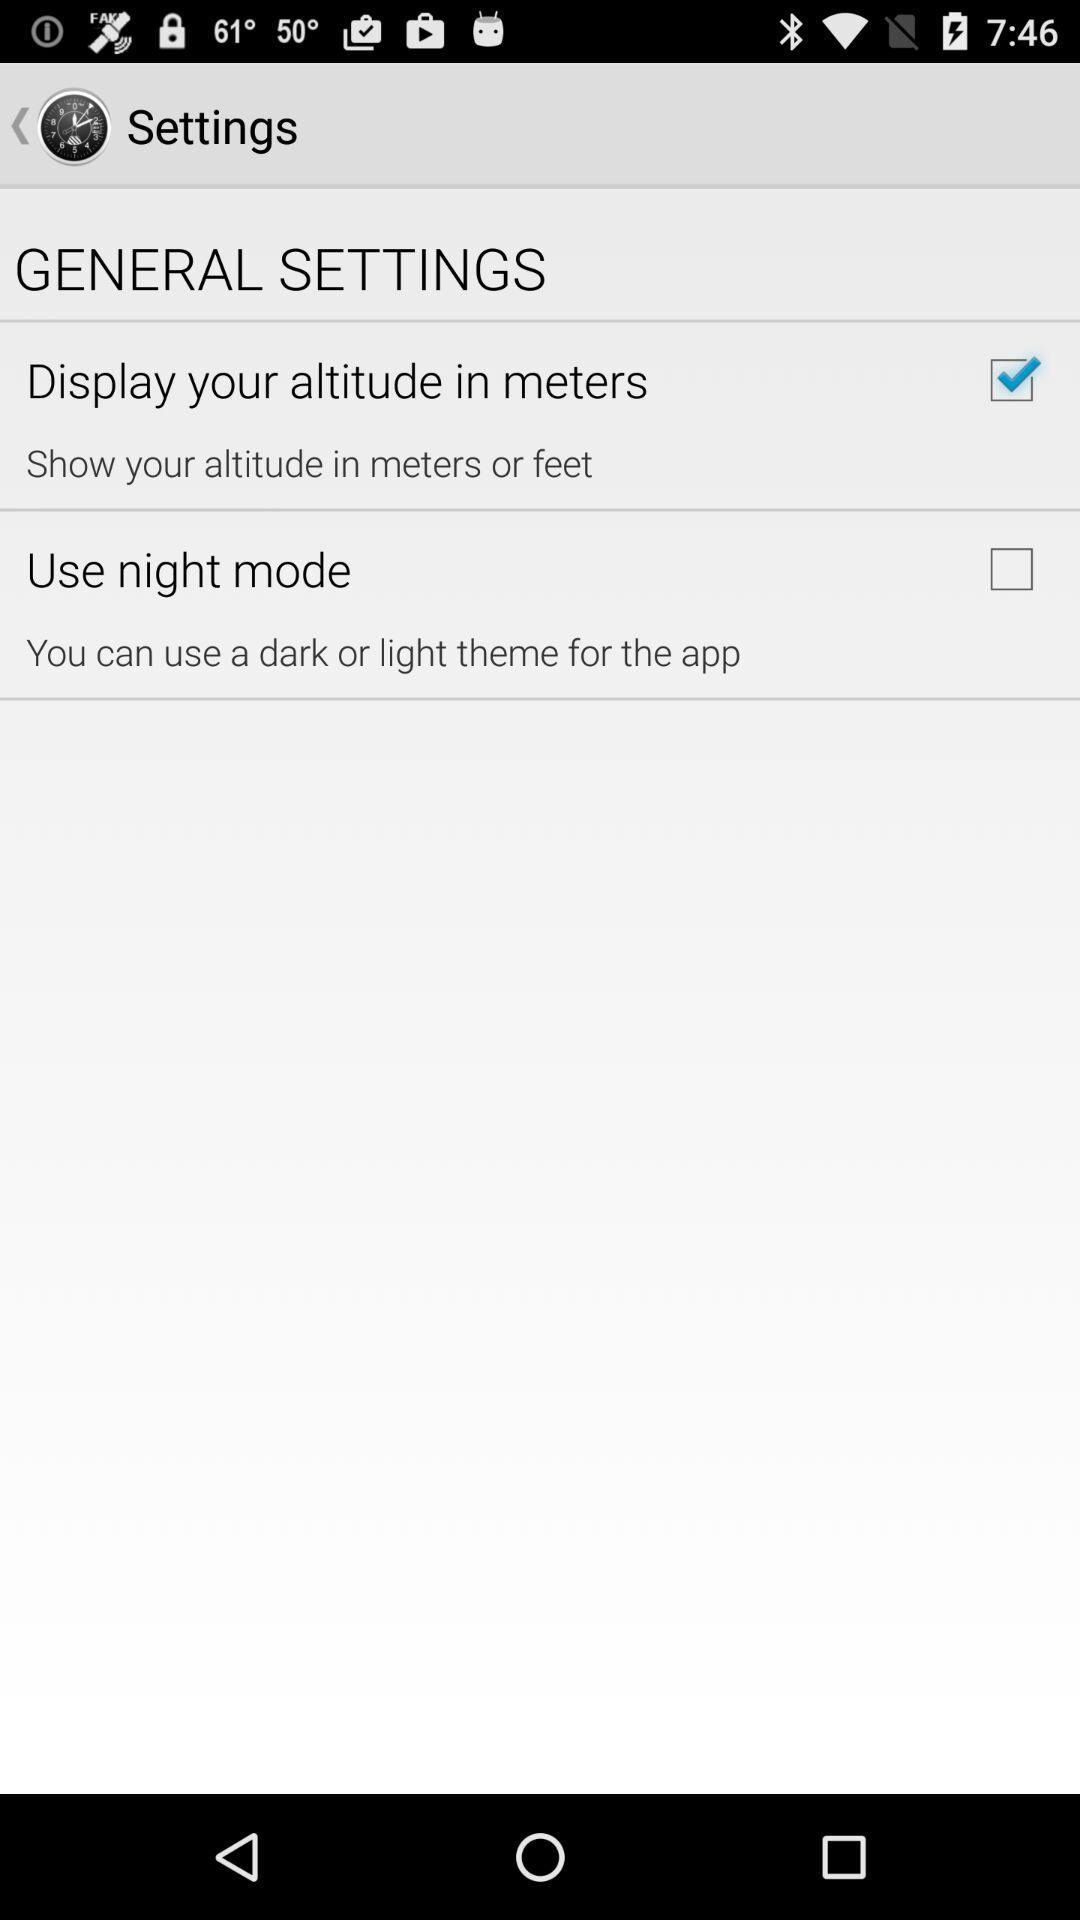 The width and height of the screenshot is (1080, 1920). Describe the element at coordinates (1011, 380) in the screenshot. I see `check out` at that location.